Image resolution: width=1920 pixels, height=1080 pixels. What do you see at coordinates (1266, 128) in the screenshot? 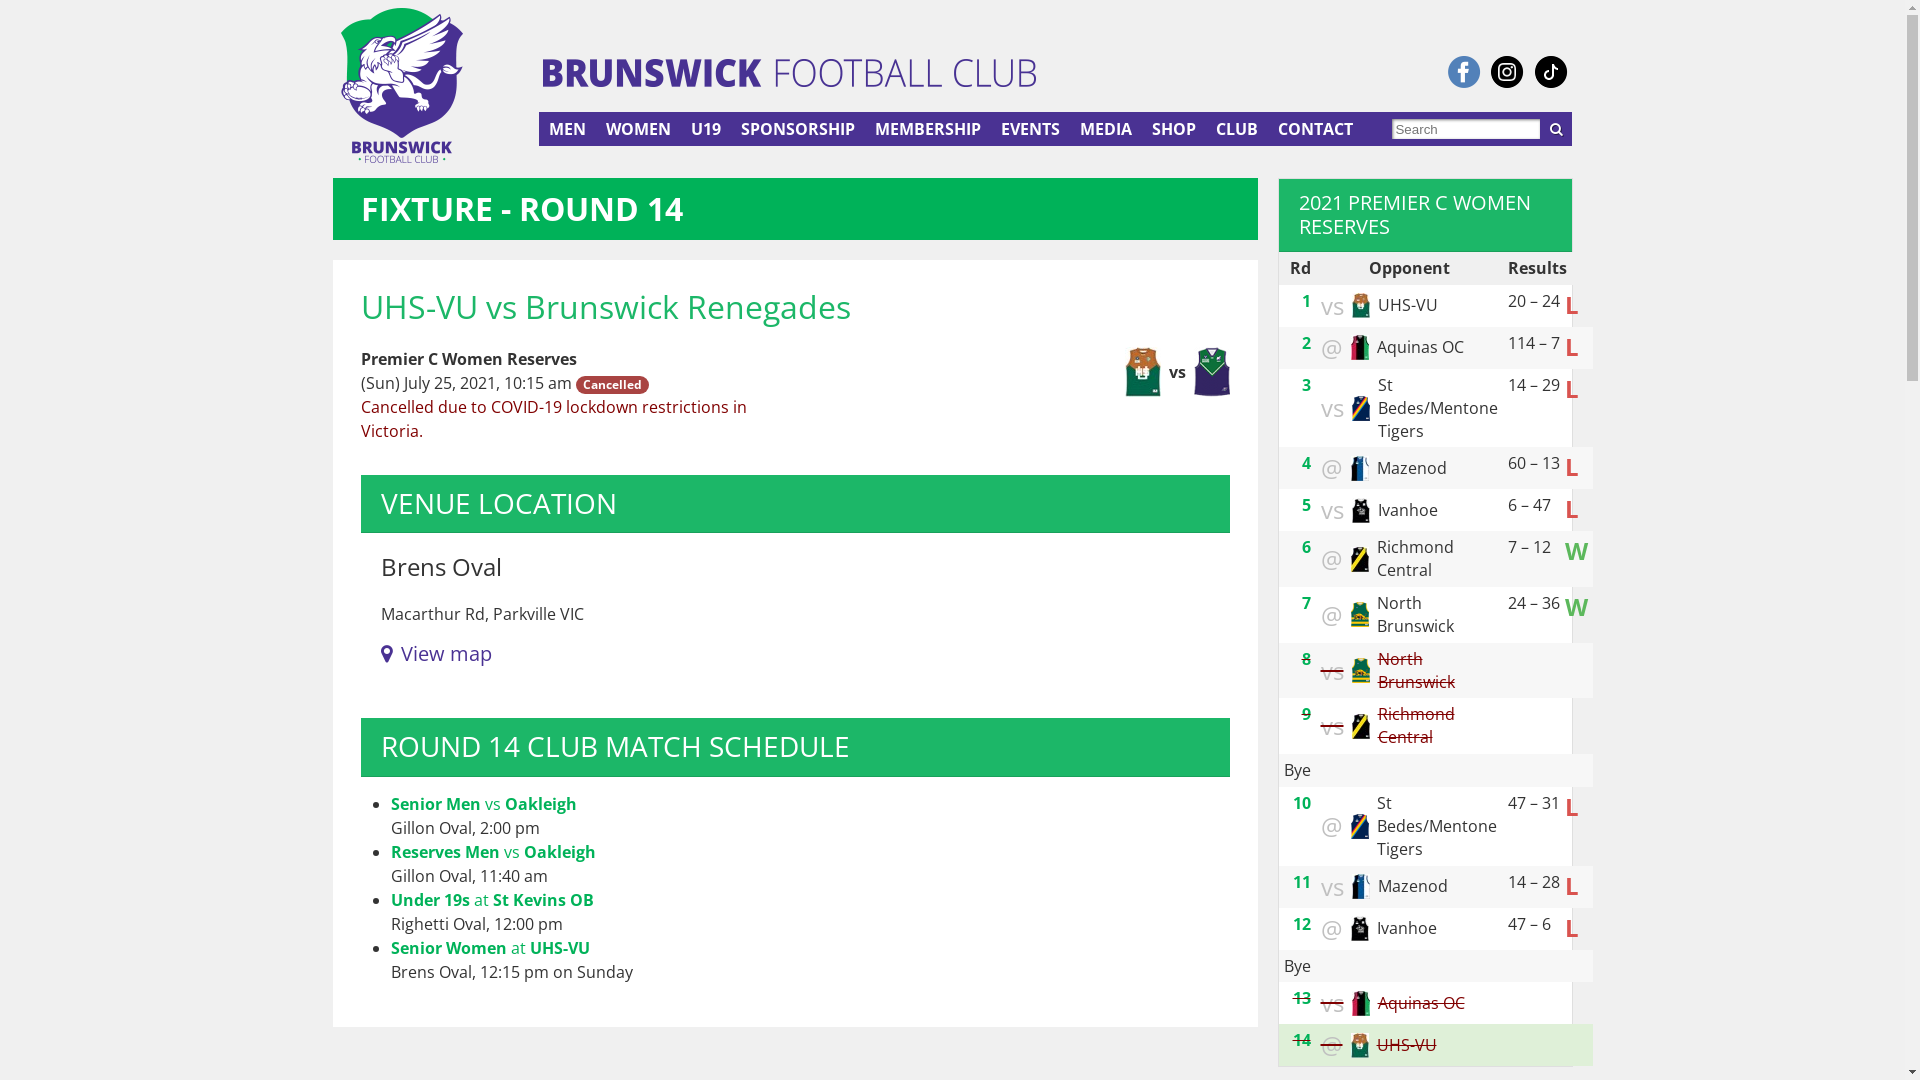
I see `'CONTACT'` at bounding box center [1266, 128].